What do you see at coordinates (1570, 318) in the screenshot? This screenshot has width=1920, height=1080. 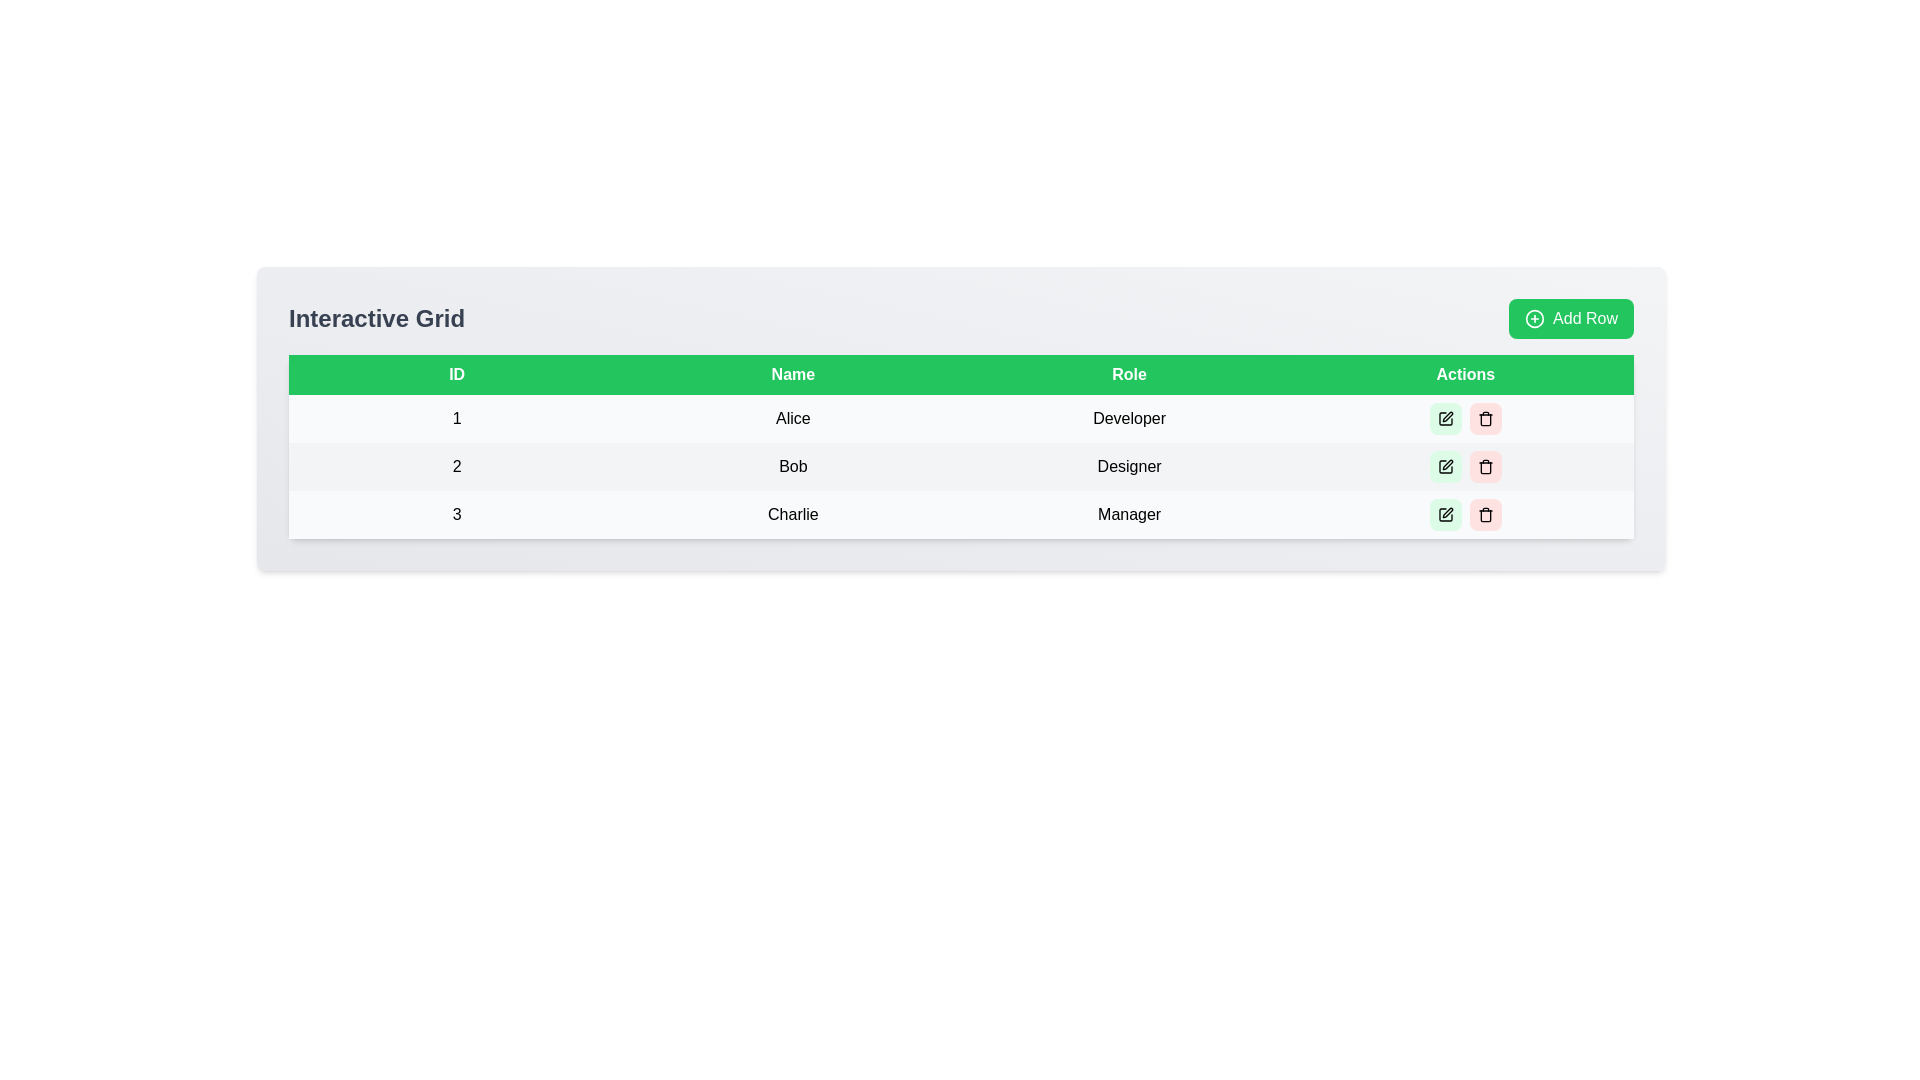 I see `the button located in the top-right corner of the 'Interactive Grid' section header` at bounding box center [1570, 318].